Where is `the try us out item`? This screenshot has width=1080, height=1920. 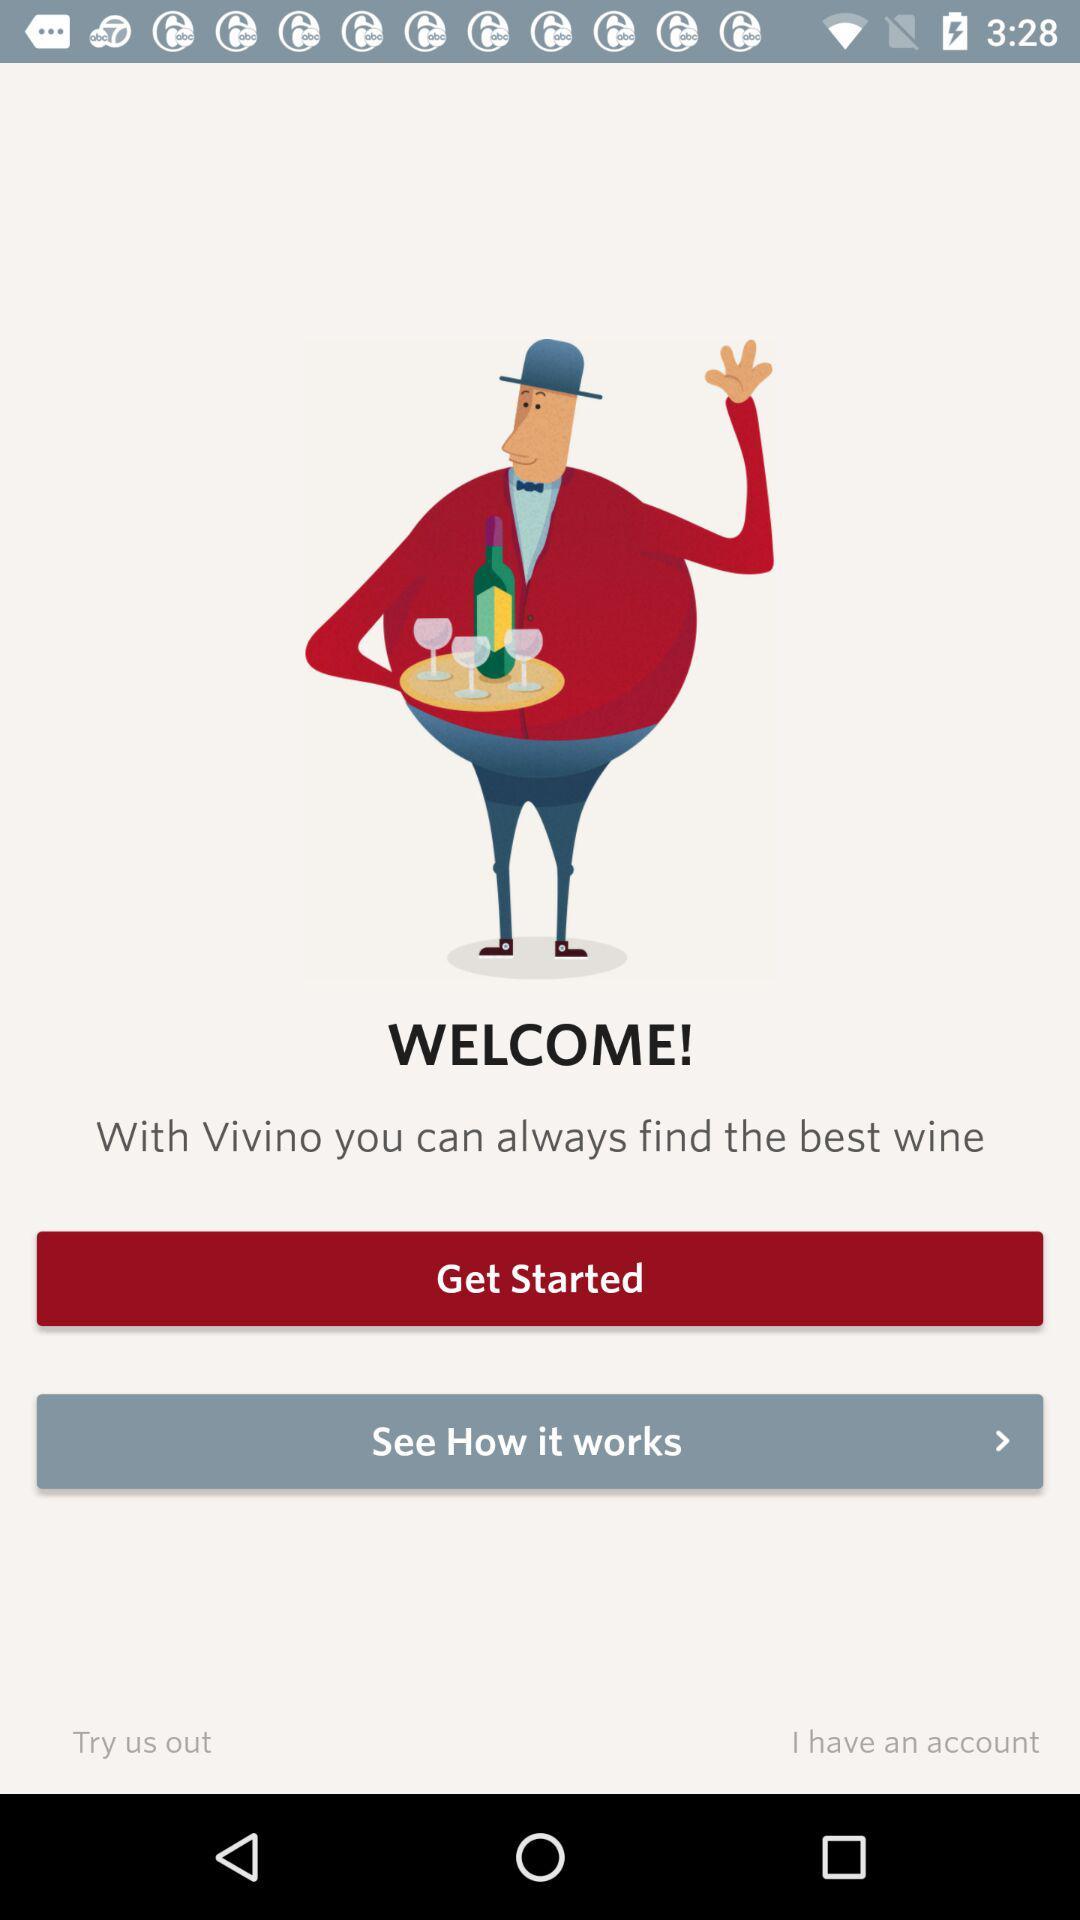 the try us out item is located at coordinates (140, 1740).